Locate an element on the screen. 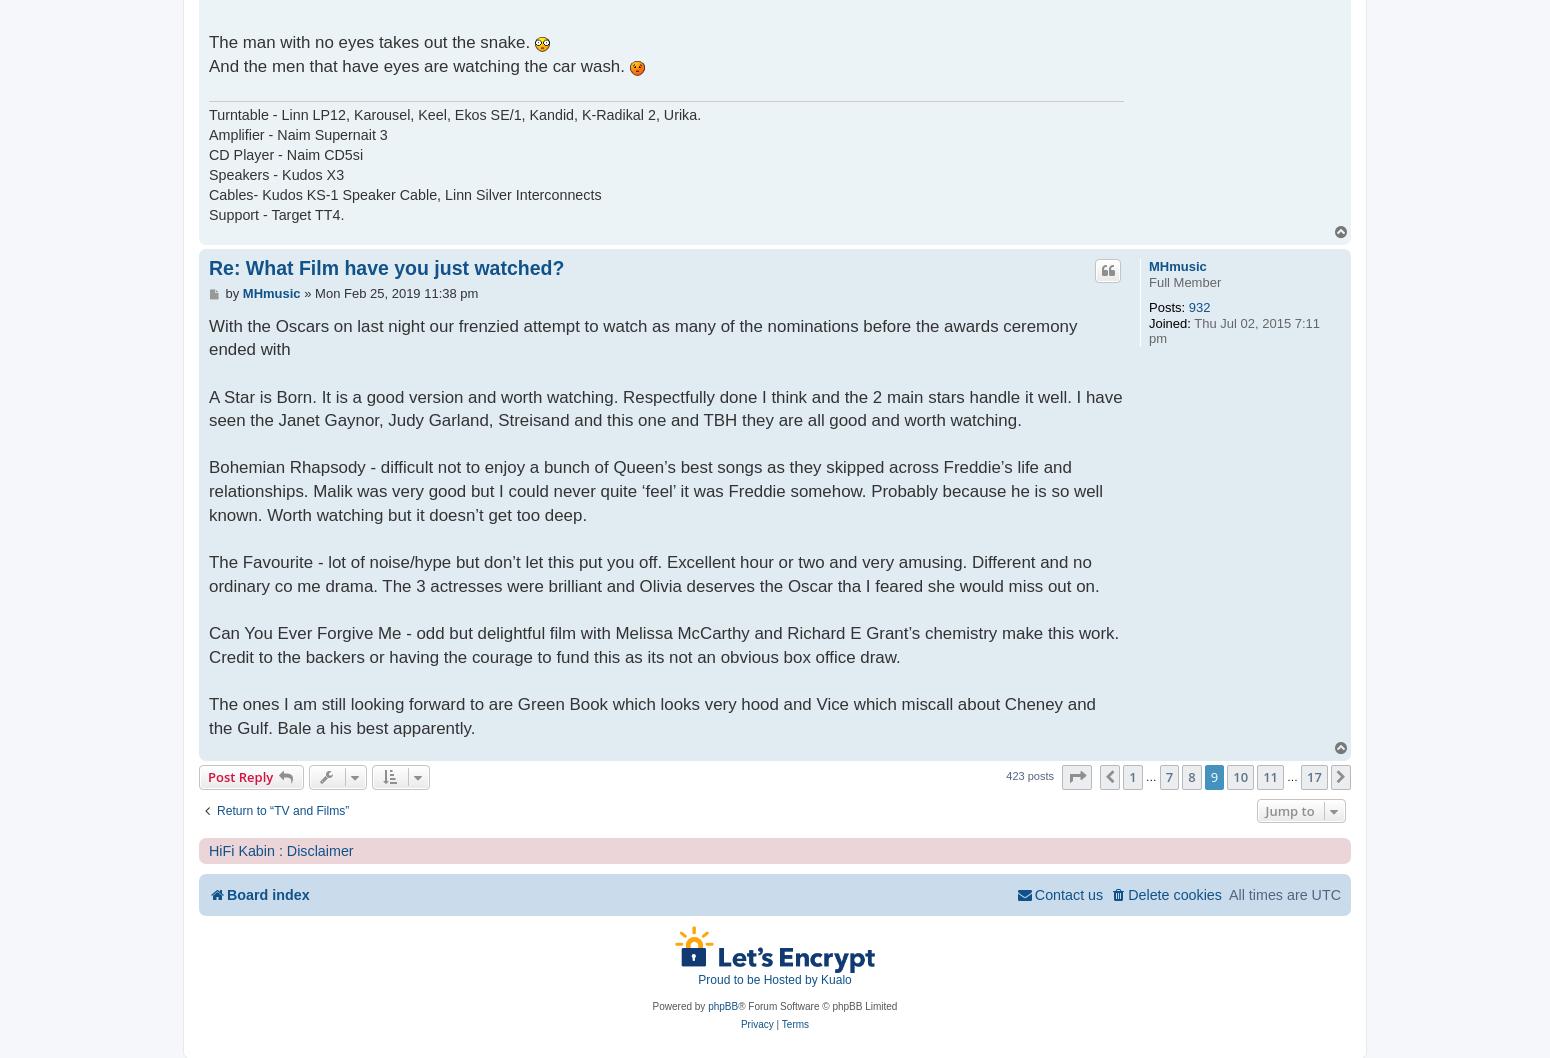 Image resolution: width=1550 pixels, height=1058 pixels. 'of' is located at coordinates (1136, 776).